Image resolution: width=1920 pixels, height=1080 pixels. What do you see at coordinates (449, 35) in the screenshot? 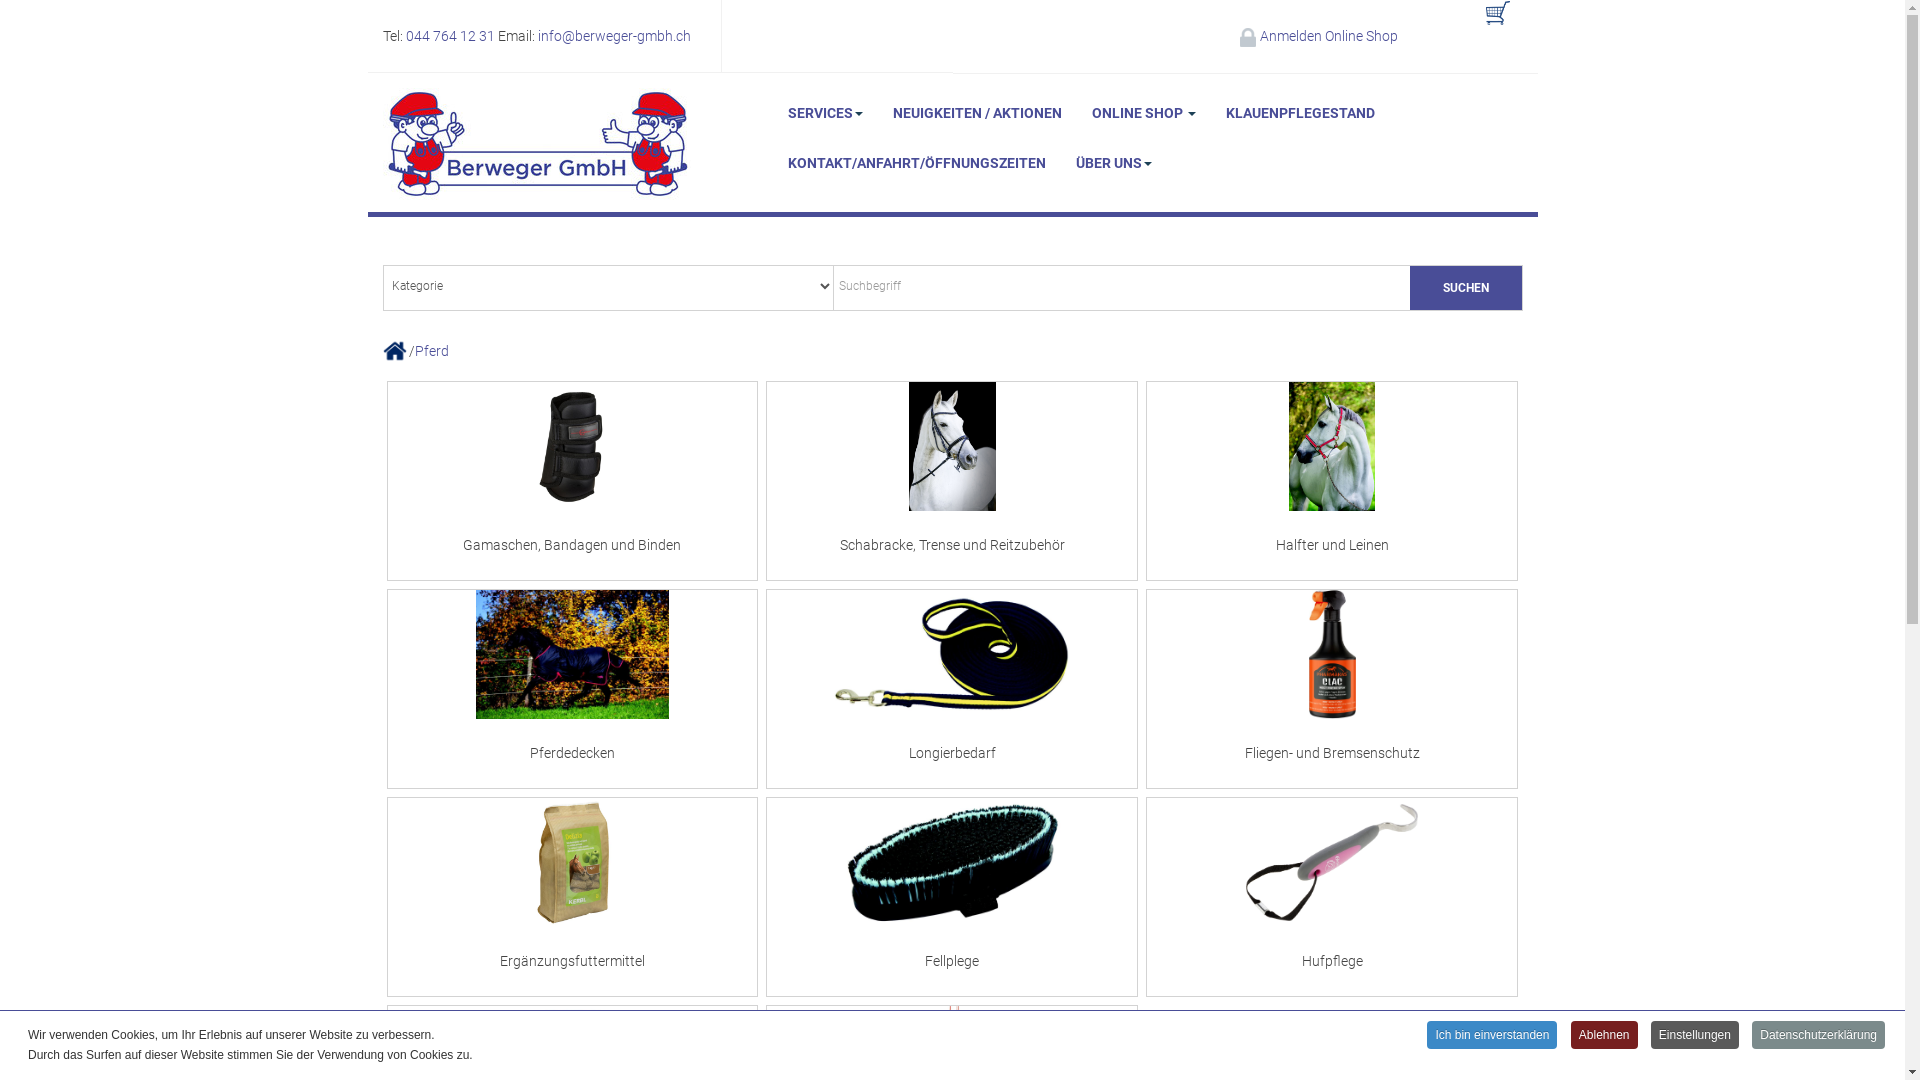
I see `'044 764 12 31'` at bounding box center [449, 35].